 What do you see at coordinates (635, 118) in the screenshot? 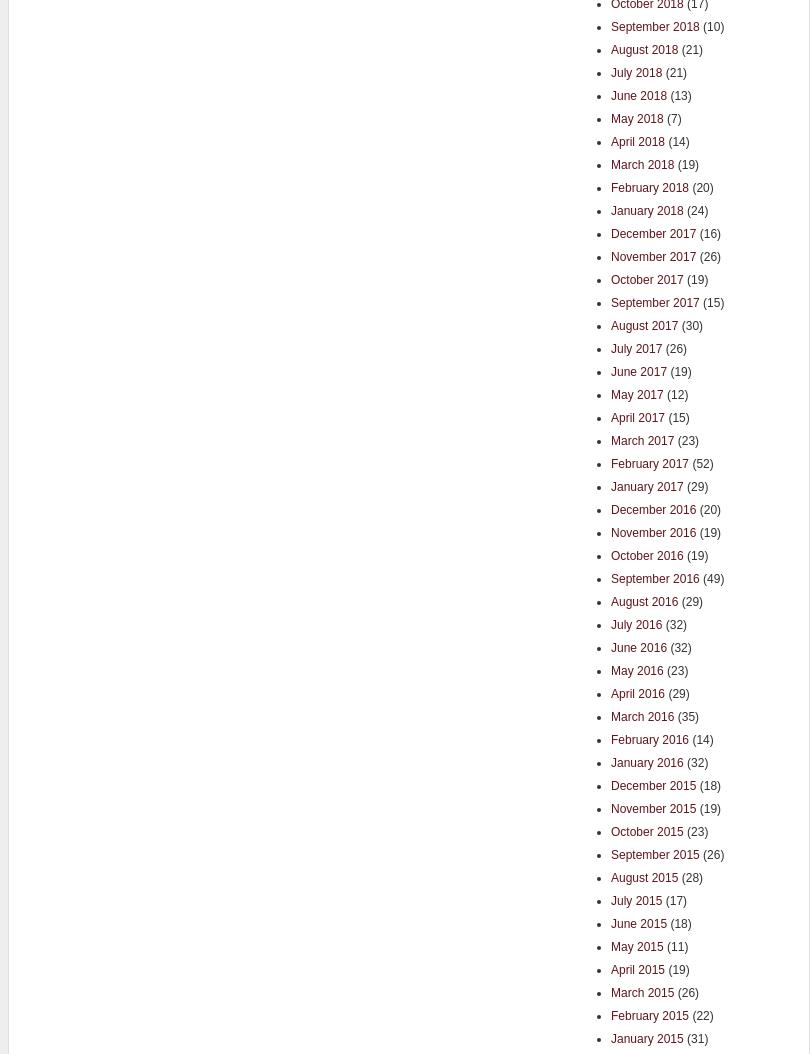
I see `'May 2018'` at bounding box center [635, 118].